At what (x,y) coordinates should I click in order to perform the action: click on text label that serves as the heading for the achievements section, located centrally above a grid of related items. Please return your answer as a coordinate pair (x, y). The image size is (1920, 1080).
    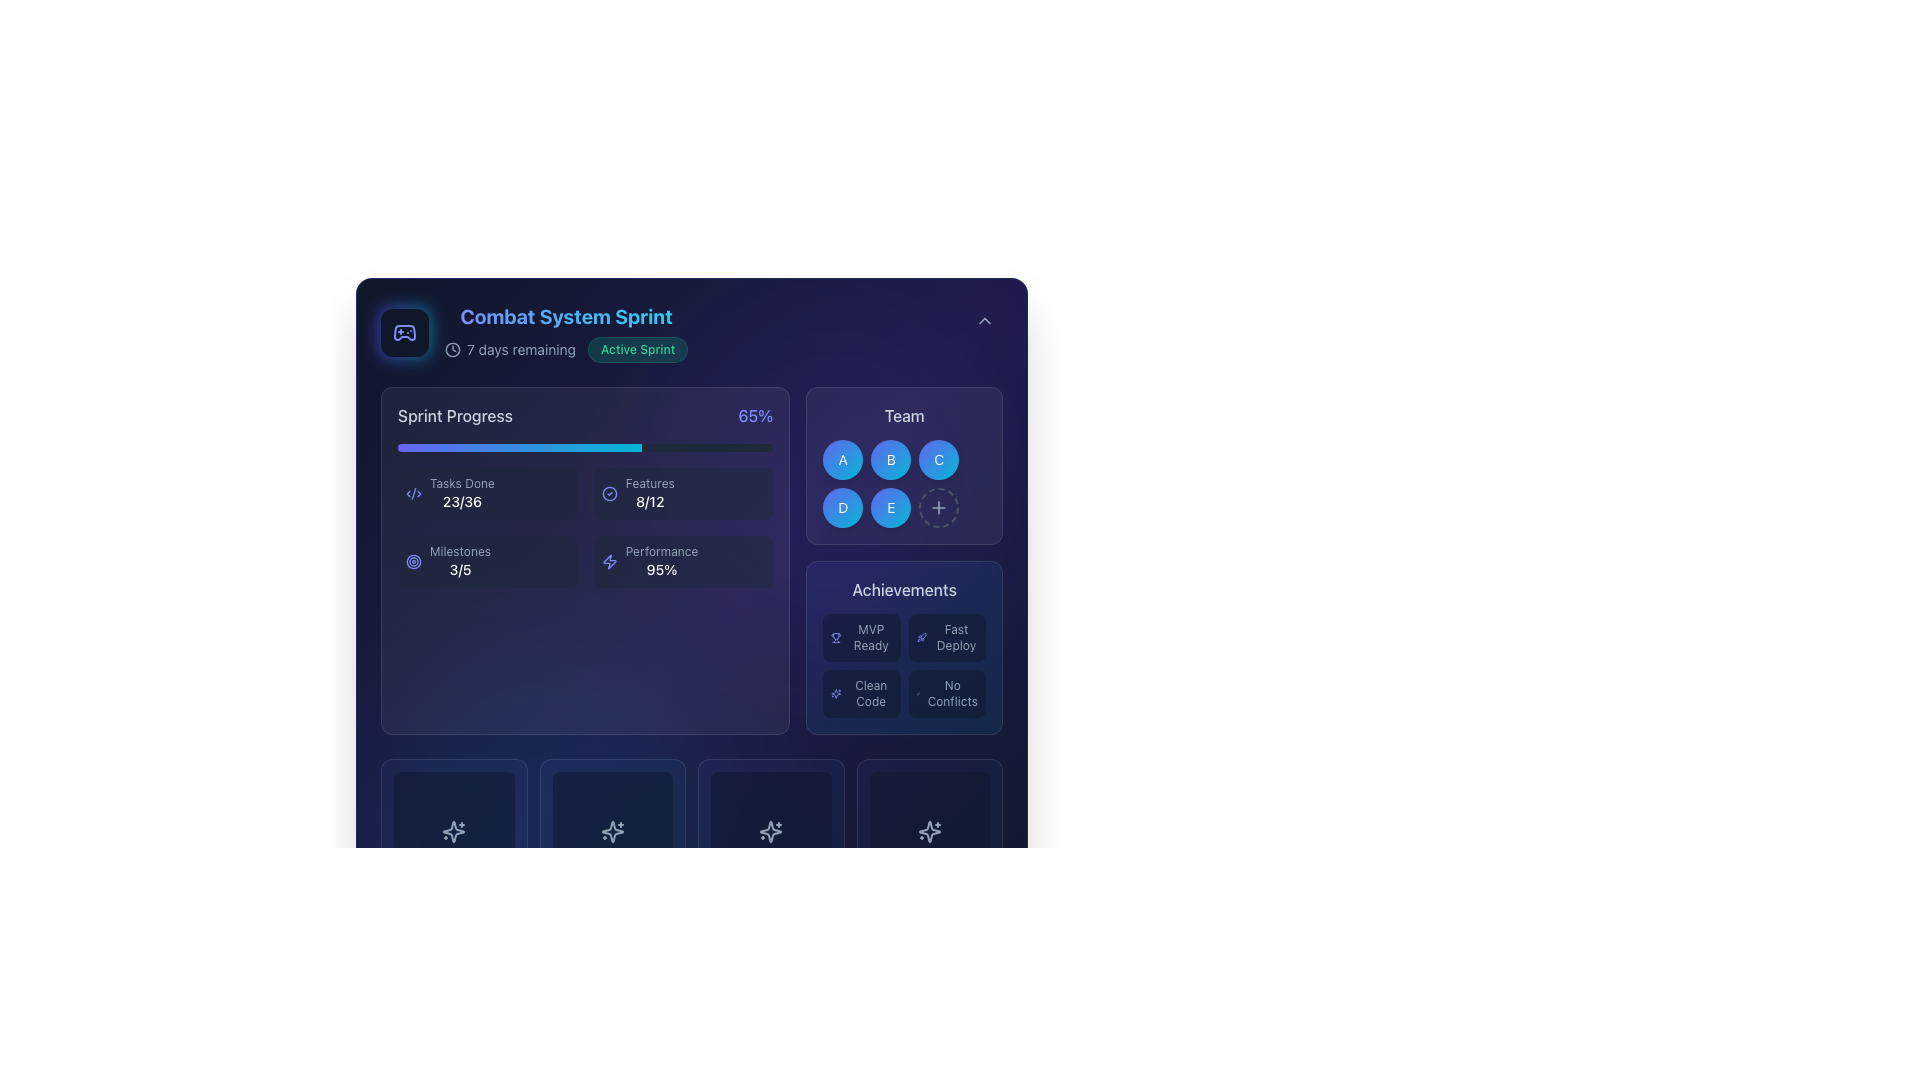
    Looking at the image, I should click on (903, 589).